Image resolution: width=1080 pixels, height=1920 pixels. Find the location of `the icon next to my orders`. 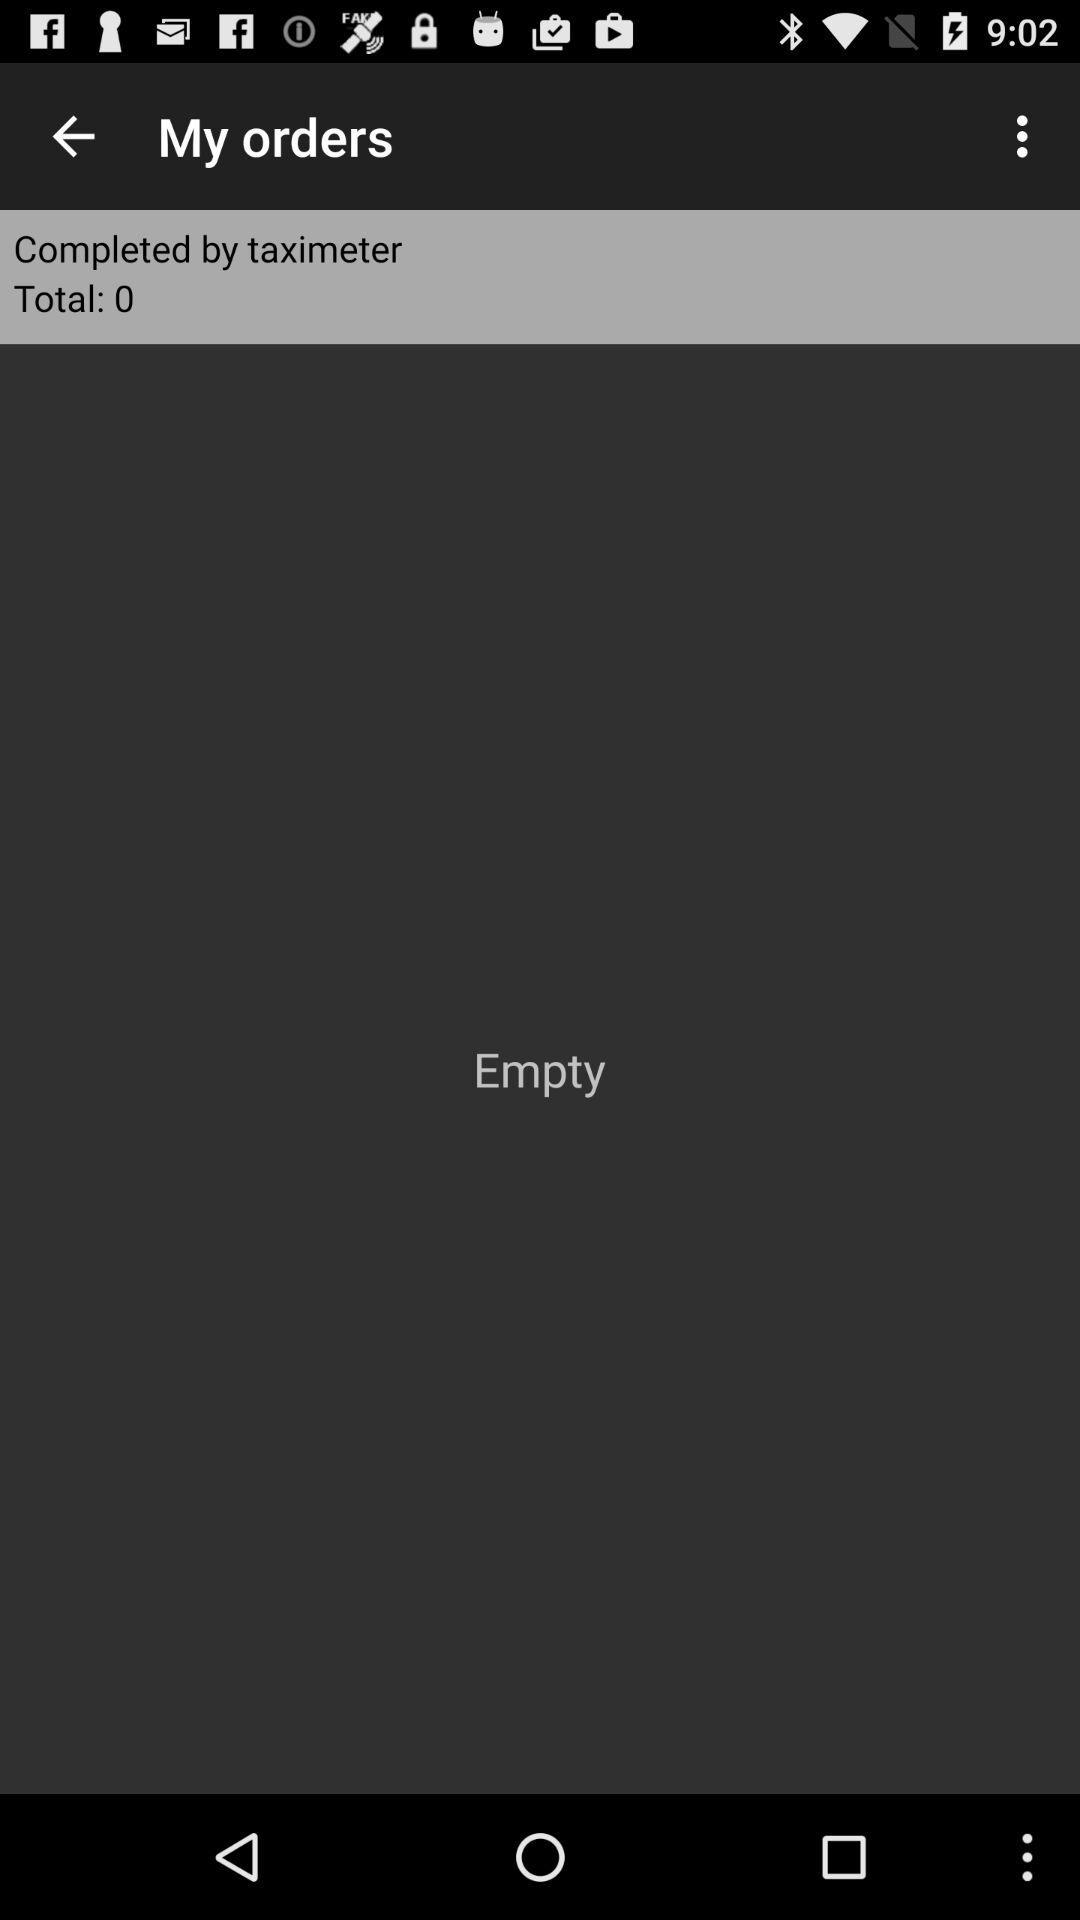

the icon next to my orders is located at coordinates (72, 135).